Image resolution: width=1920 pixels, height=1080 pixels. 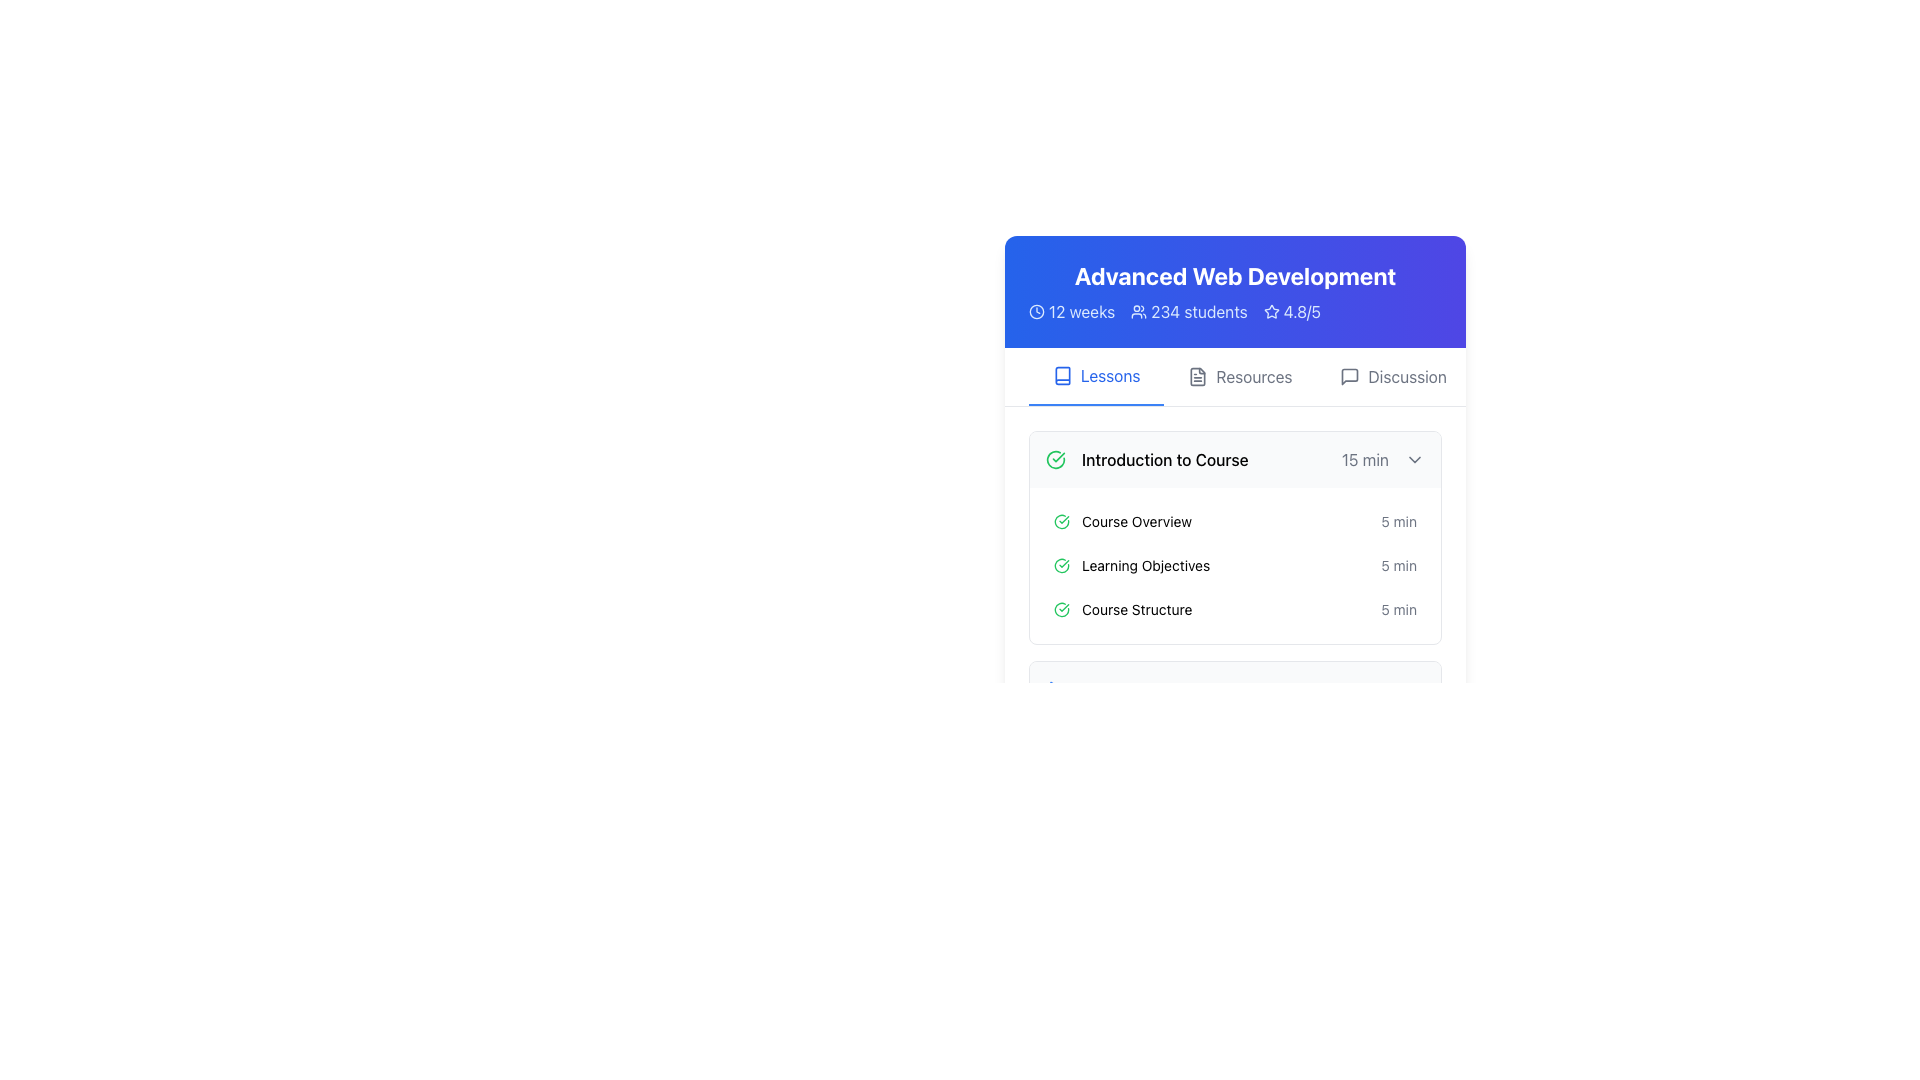 What do you see at coordinates (1165, 459) in the screenshot?
I see `the Text Display element that shows 'Introduction to Course' in bold font, located next to a green check icon` at bounding box center [1165, 459].